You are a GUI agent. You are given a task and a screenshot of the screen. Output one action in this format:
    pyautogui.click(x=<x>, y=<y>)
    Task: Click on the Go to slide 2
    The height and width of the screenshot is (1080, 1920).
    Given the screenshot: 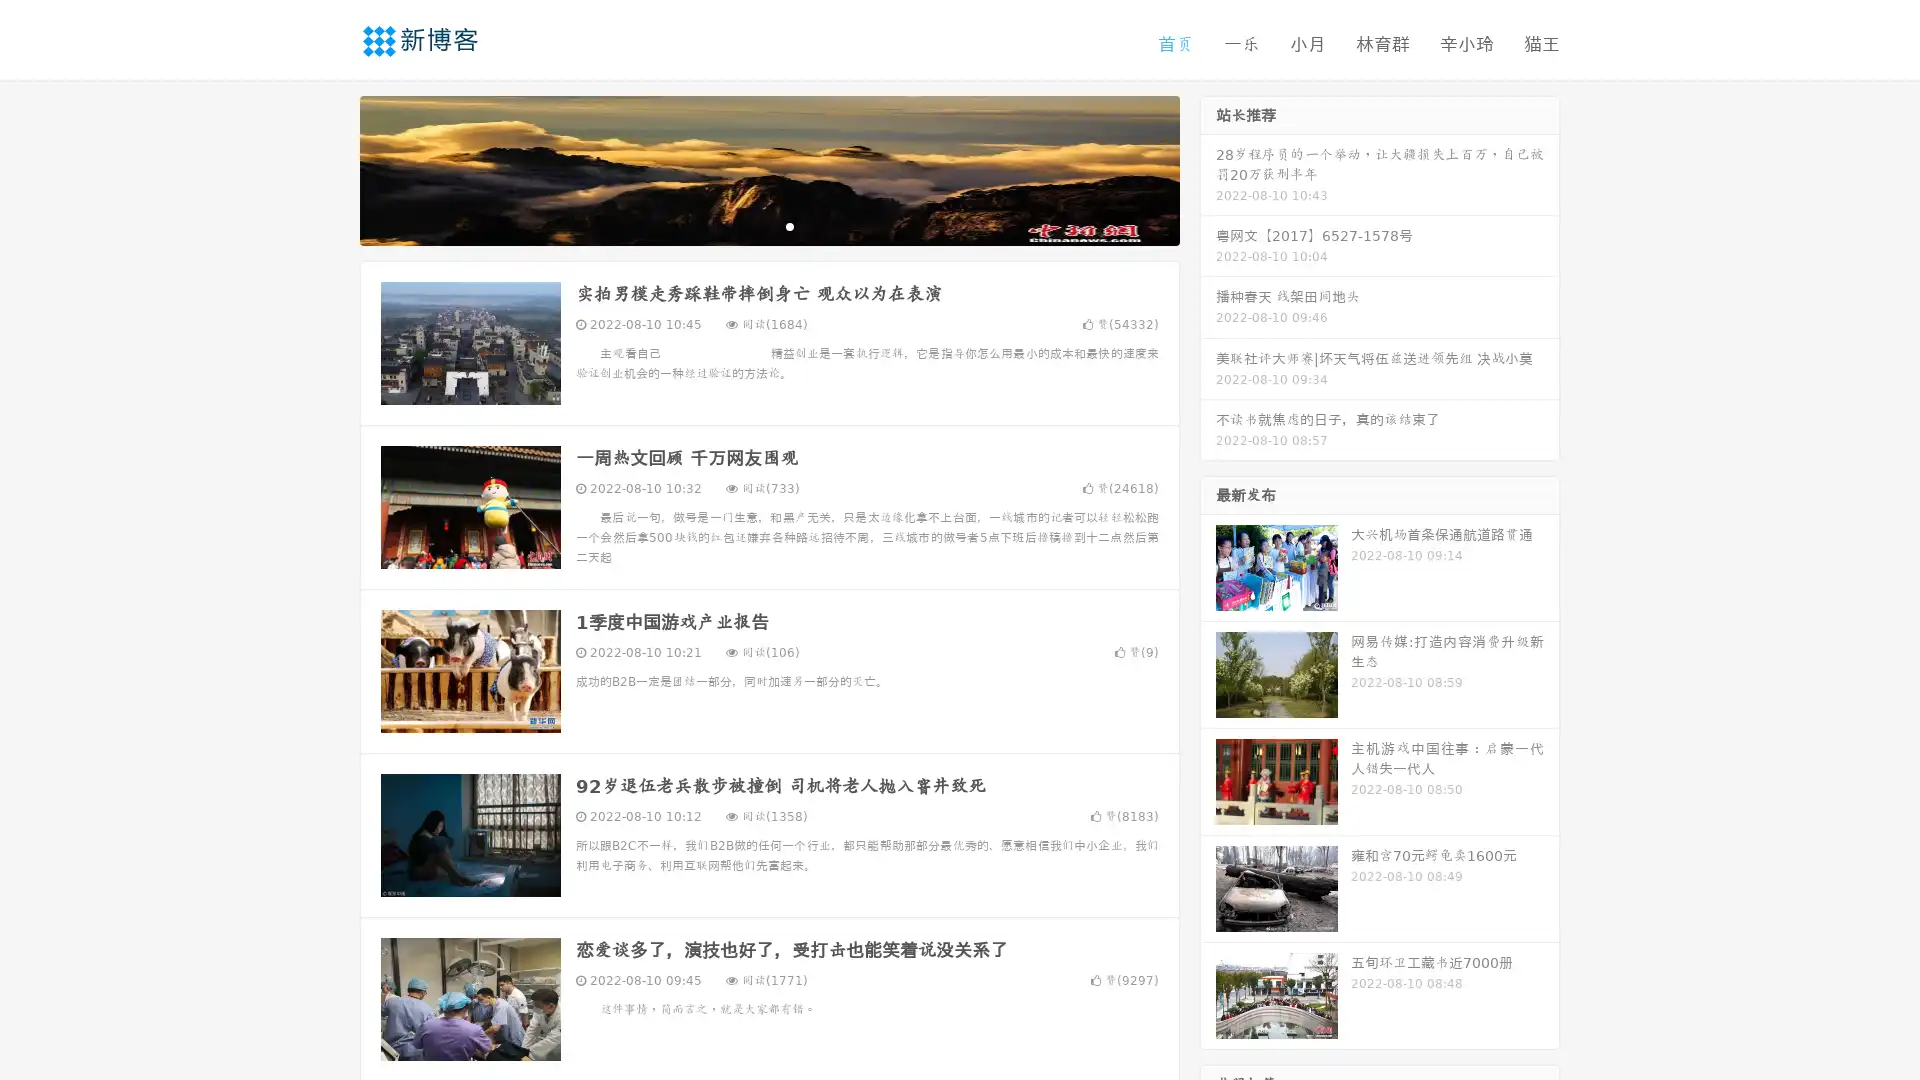 What is the action you would take?
    pyautogui.click(x=768, y=225)
    